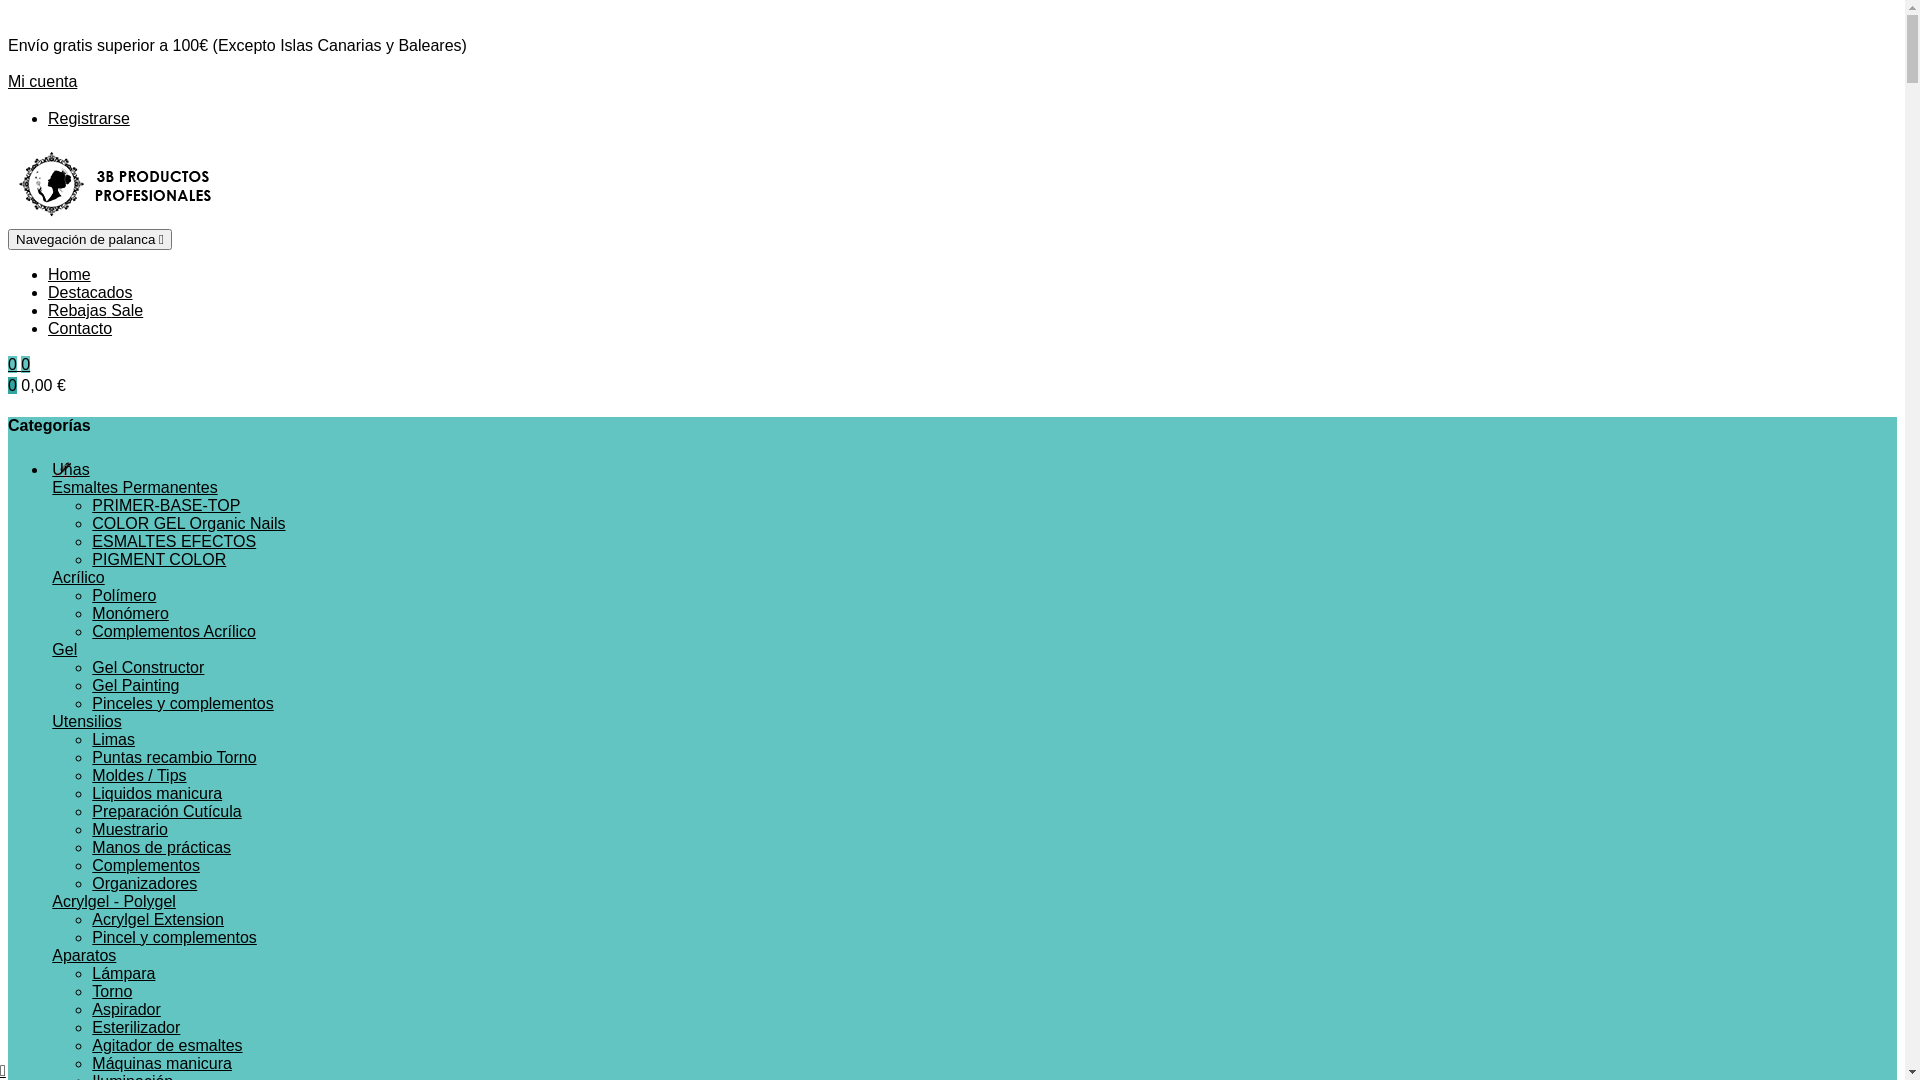 The height and width of the screenshot is (1080, 1920). What do you see at coordinates (138, 774) in the screenshot?
I see `'Moldes / Tips'` at bounding box center [138, 774].